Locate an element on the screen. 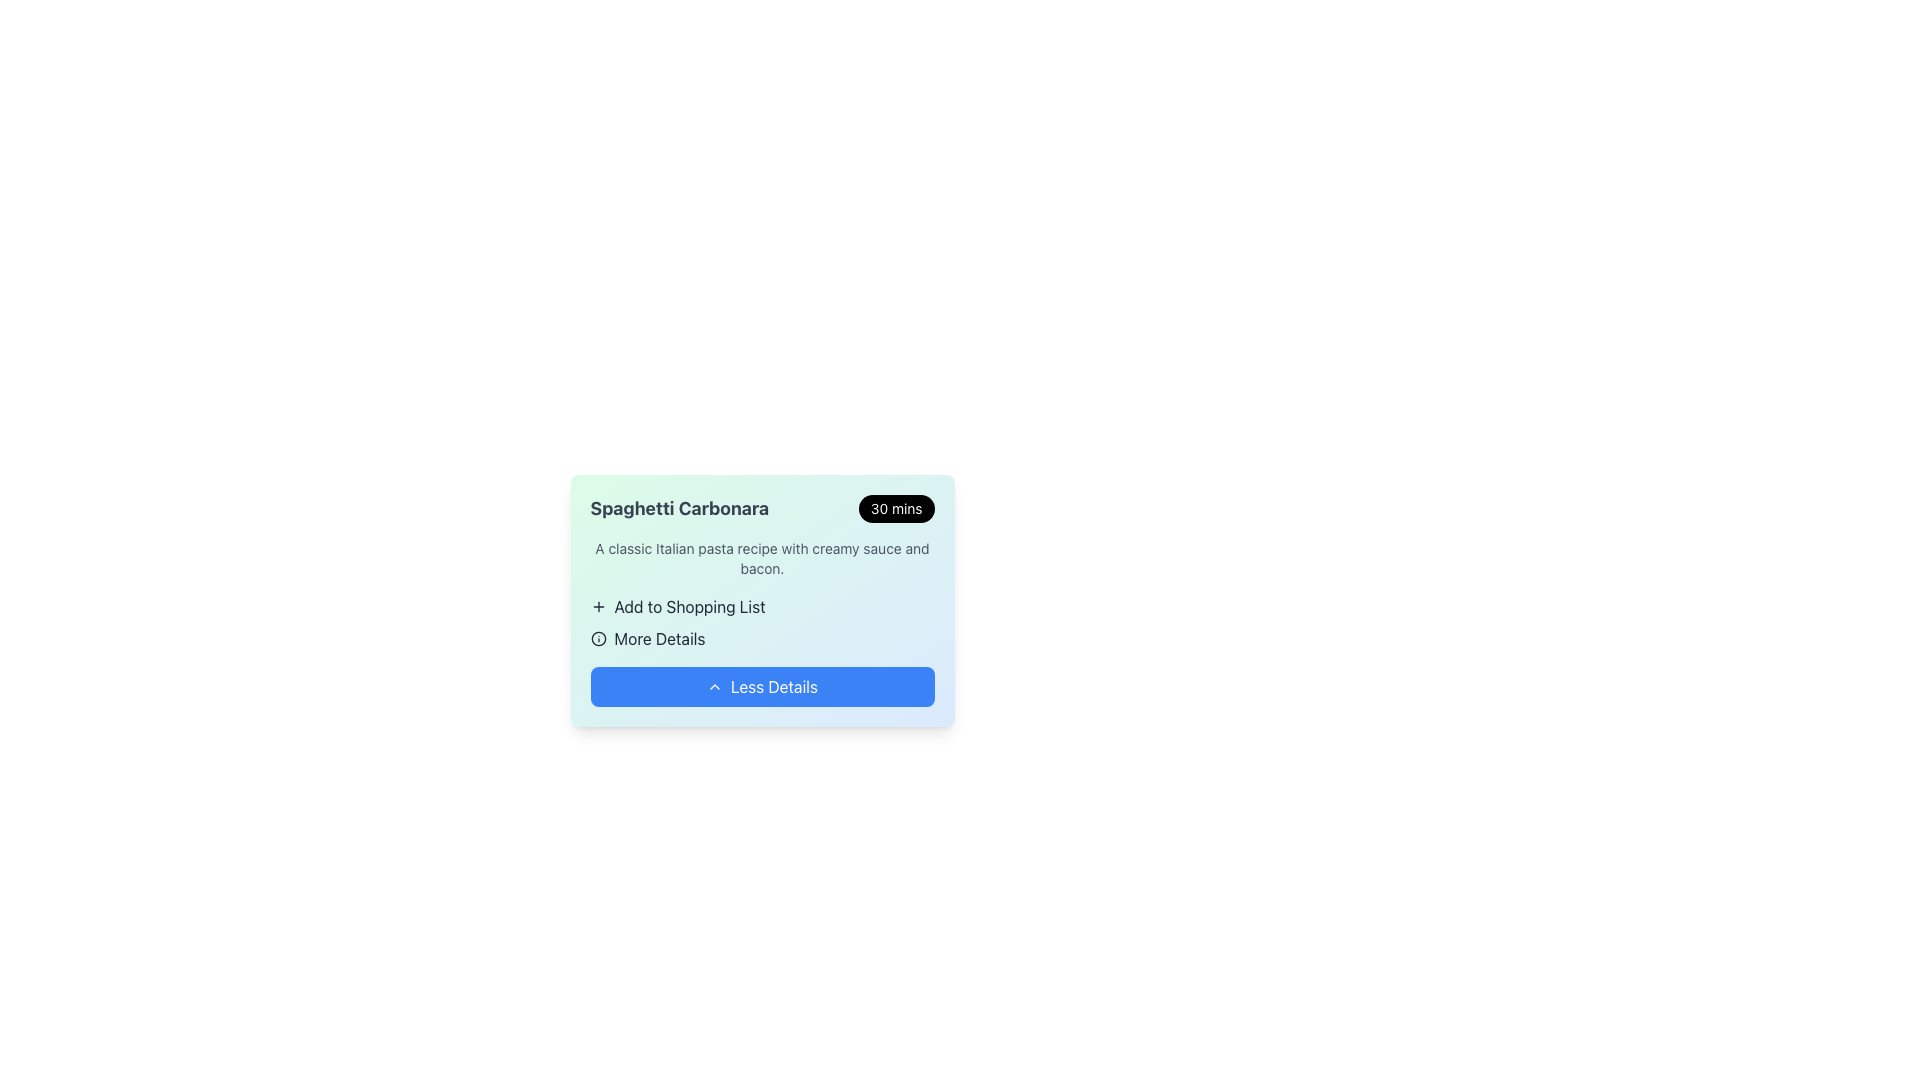 The height and width of the screenshot is (1080, 1920). the 'More Details' button, which is located below the 'Add to Shopping List' element and above the 'Less Details' blue button is located at coordinates (761, 639).